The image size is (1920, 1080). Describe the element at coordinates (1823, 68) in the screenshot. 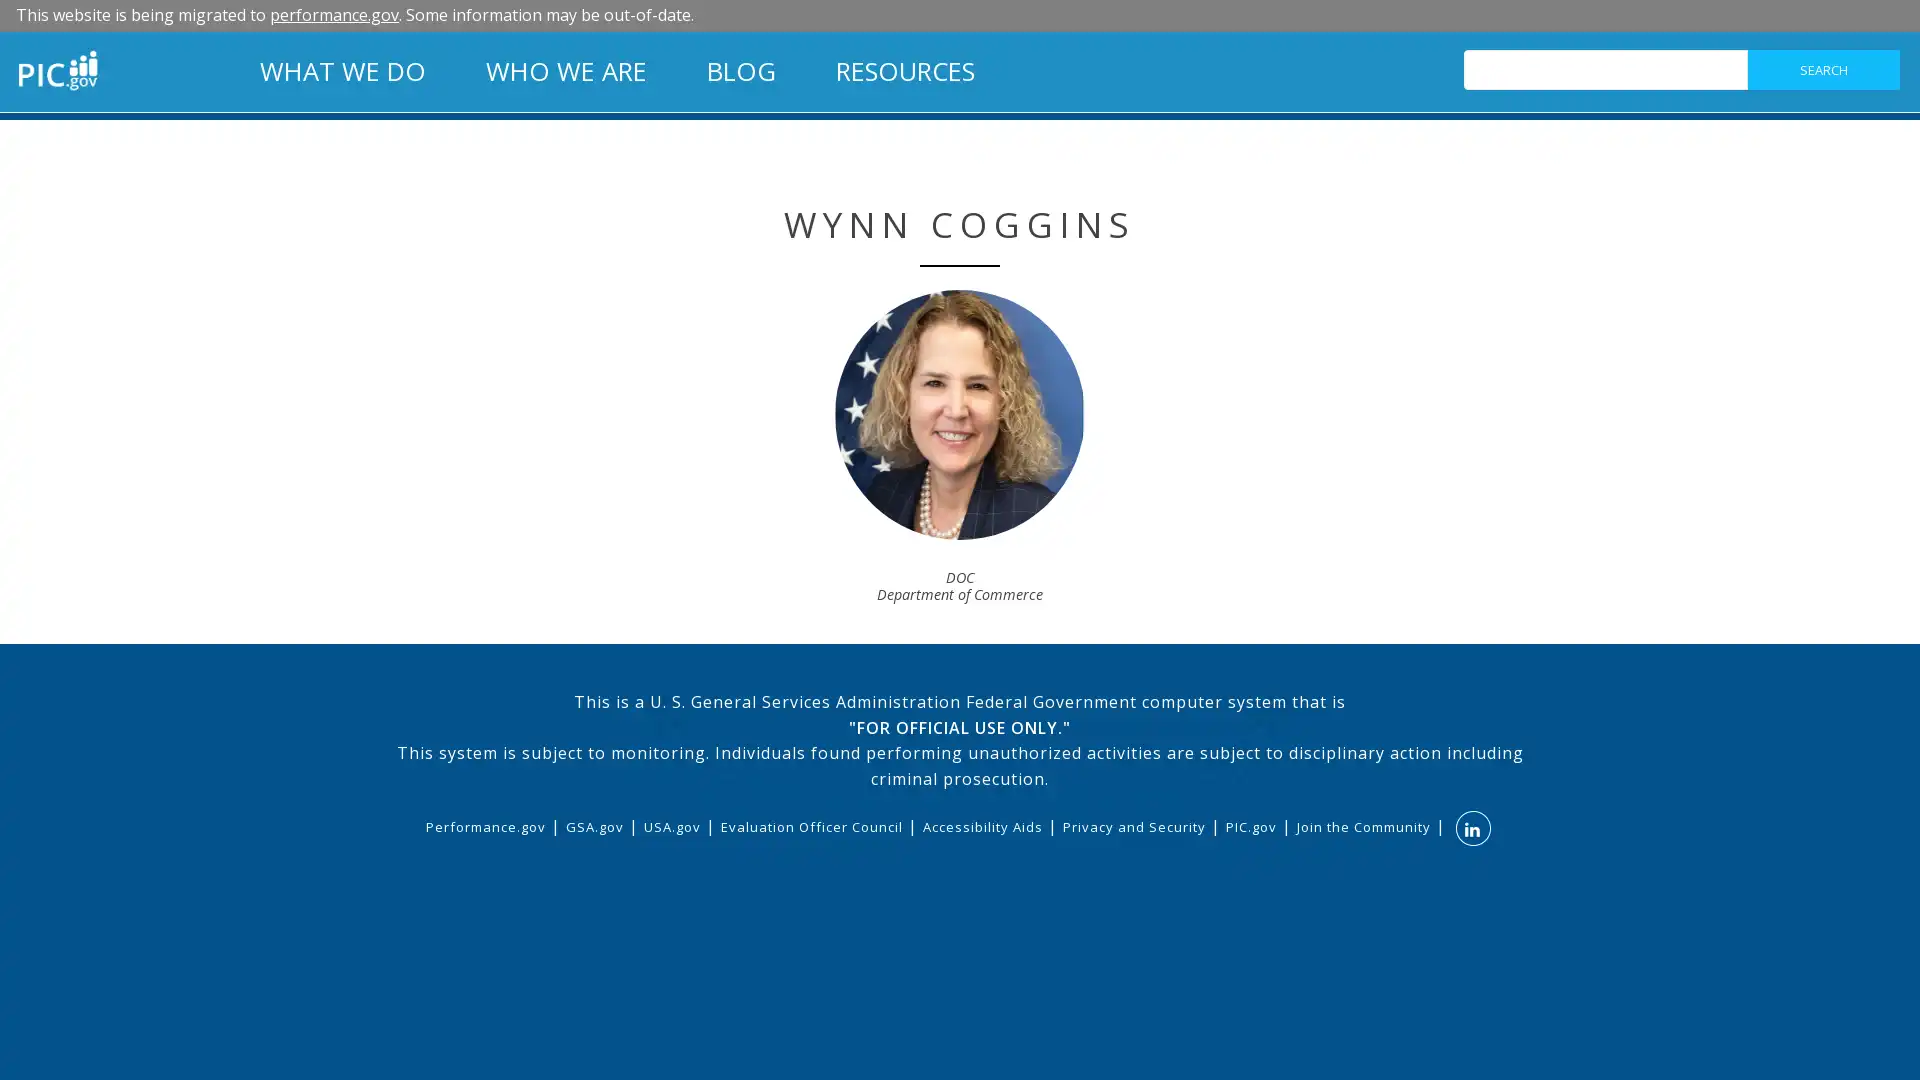

I see `Search` at that location.